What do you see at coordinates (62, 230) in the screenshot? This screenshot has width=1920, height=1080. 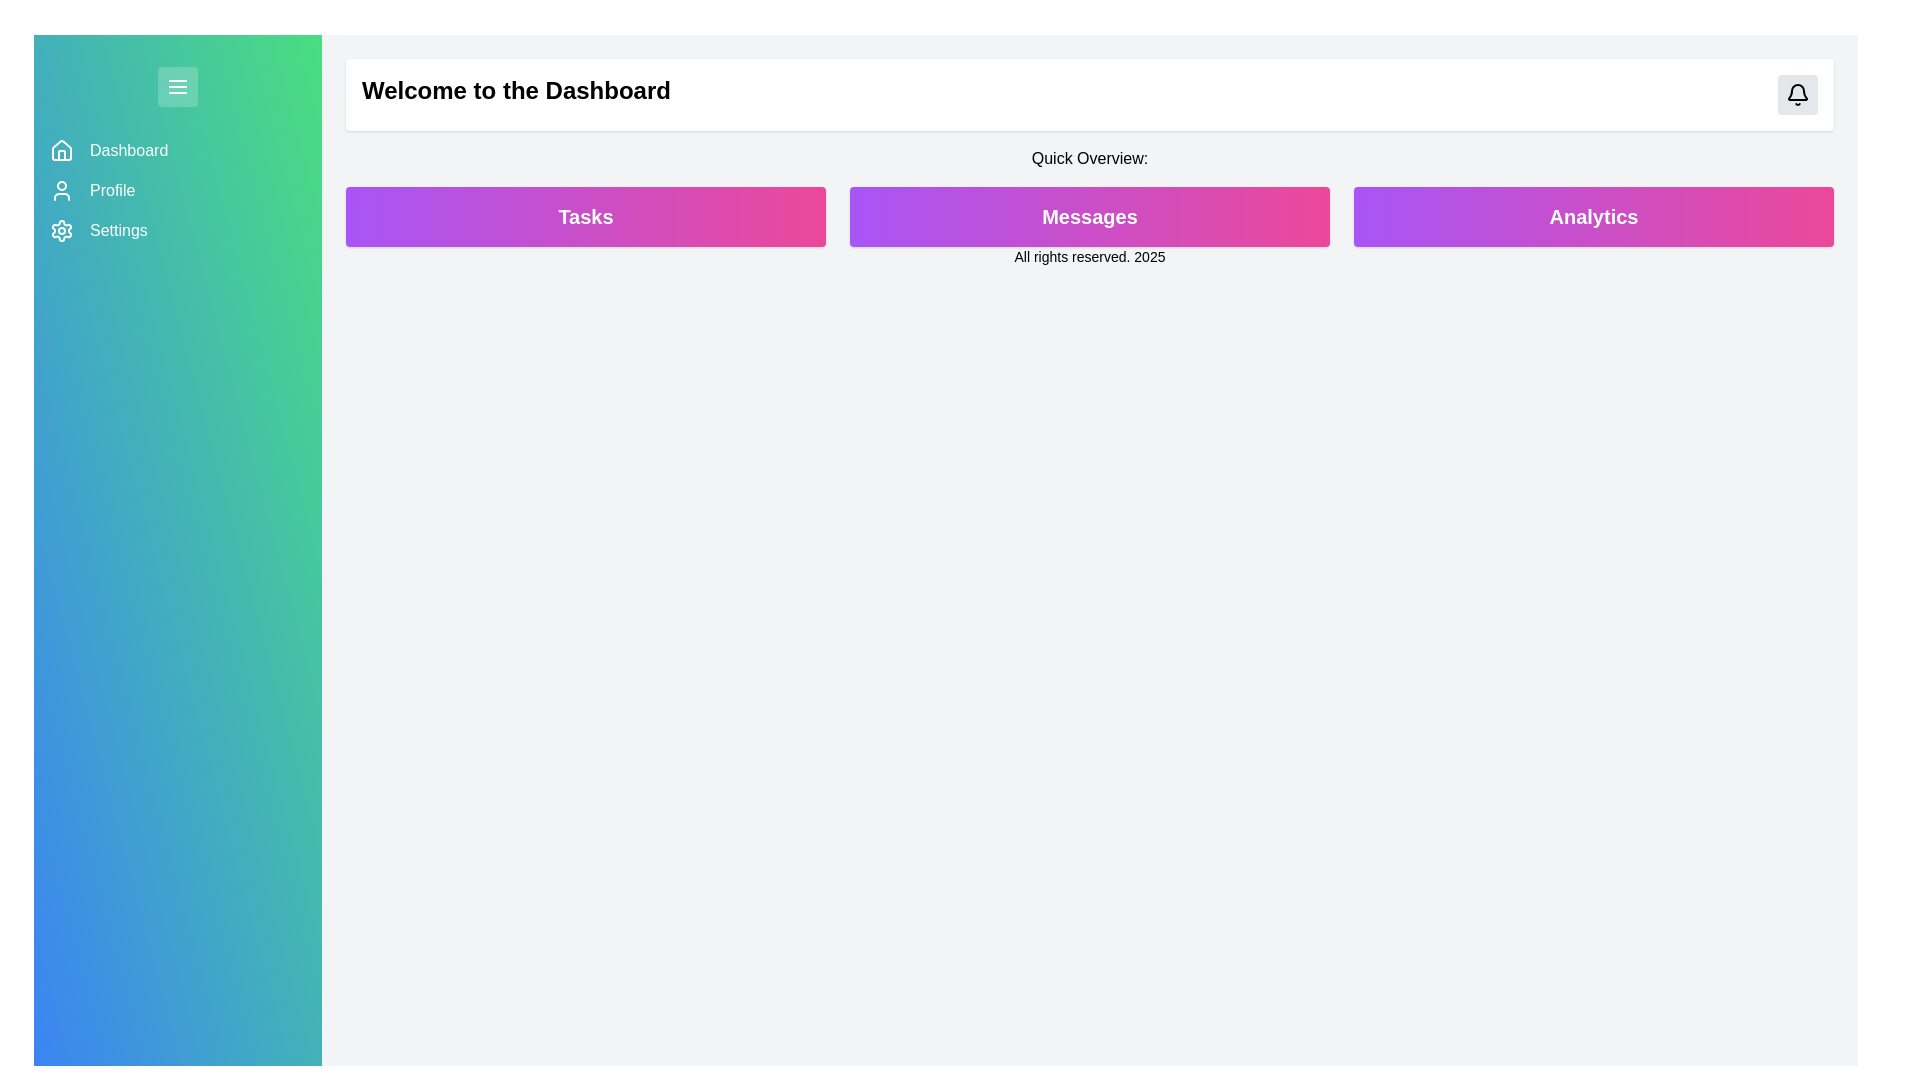 I see `the settings icon located on the left sidebar next to the label 'Settings'` at bounding box center [62, 230].